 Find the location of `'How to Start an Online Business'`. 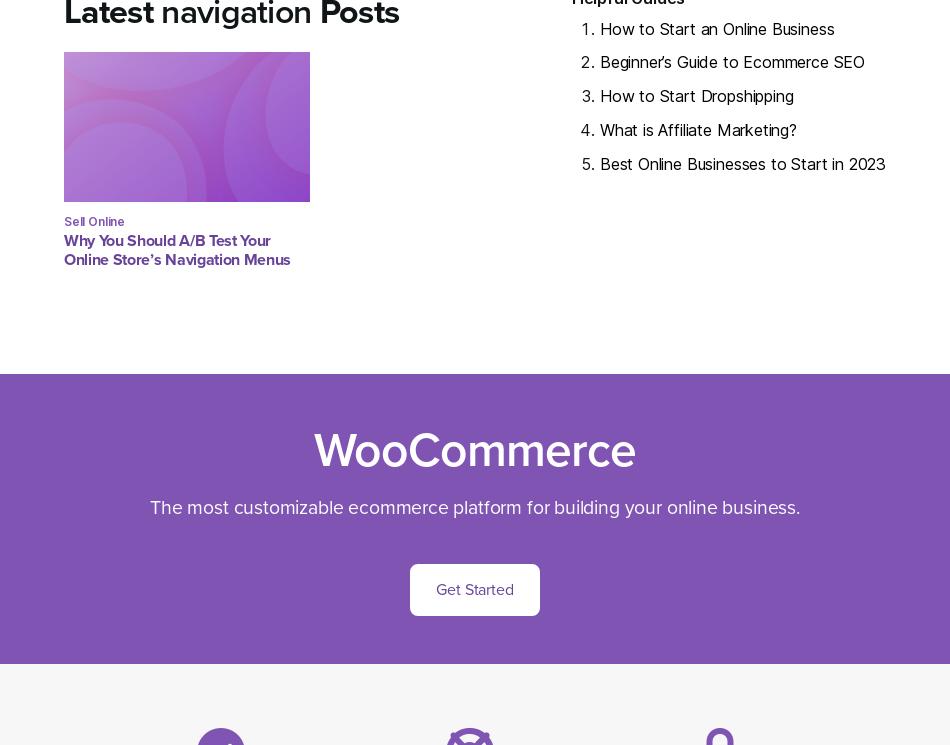

'How to Start an Online Business' is located at coordinates (598, 28).